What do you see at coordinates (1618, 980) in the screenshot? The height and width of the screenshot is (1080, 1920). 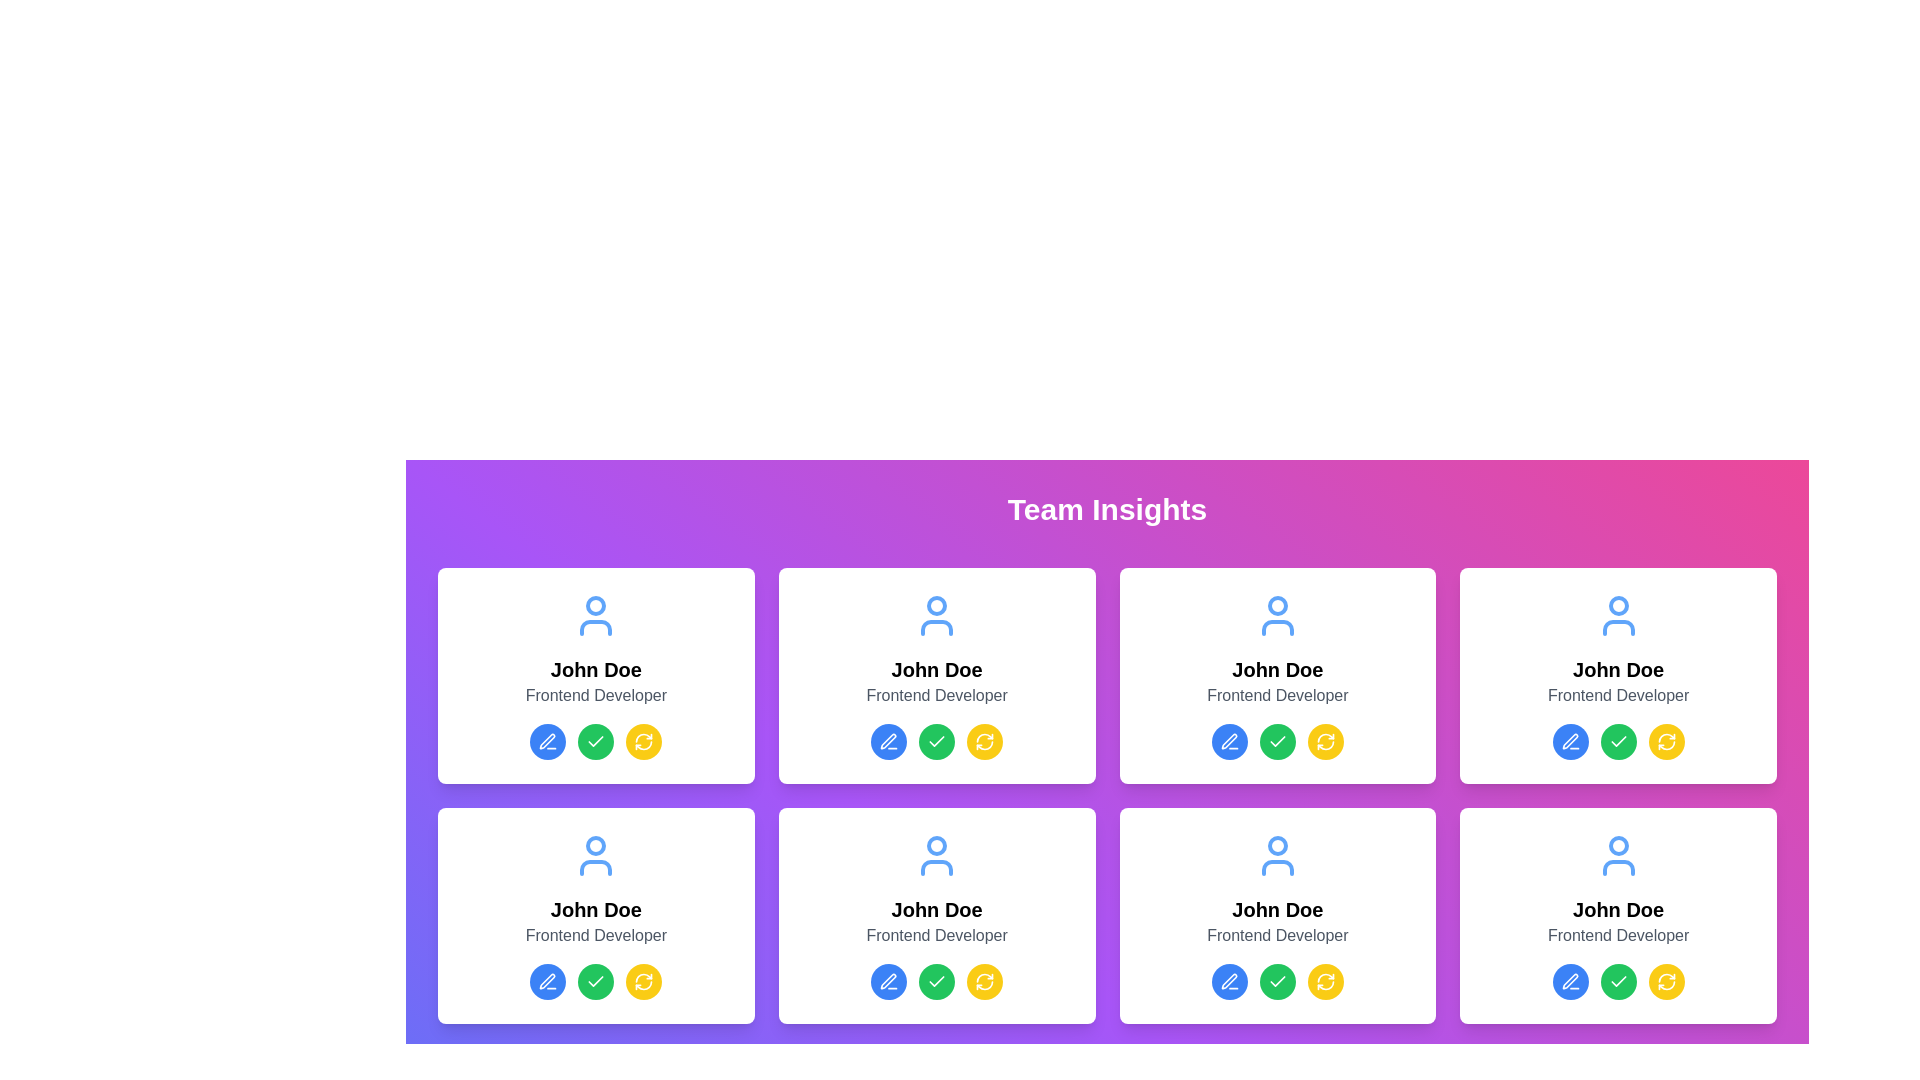 I see `the green checkmark icon located in the action icon row at the bottom of the fourth card in the last row of the grid layout to confirm an action` at bounding box center [1618, 980].